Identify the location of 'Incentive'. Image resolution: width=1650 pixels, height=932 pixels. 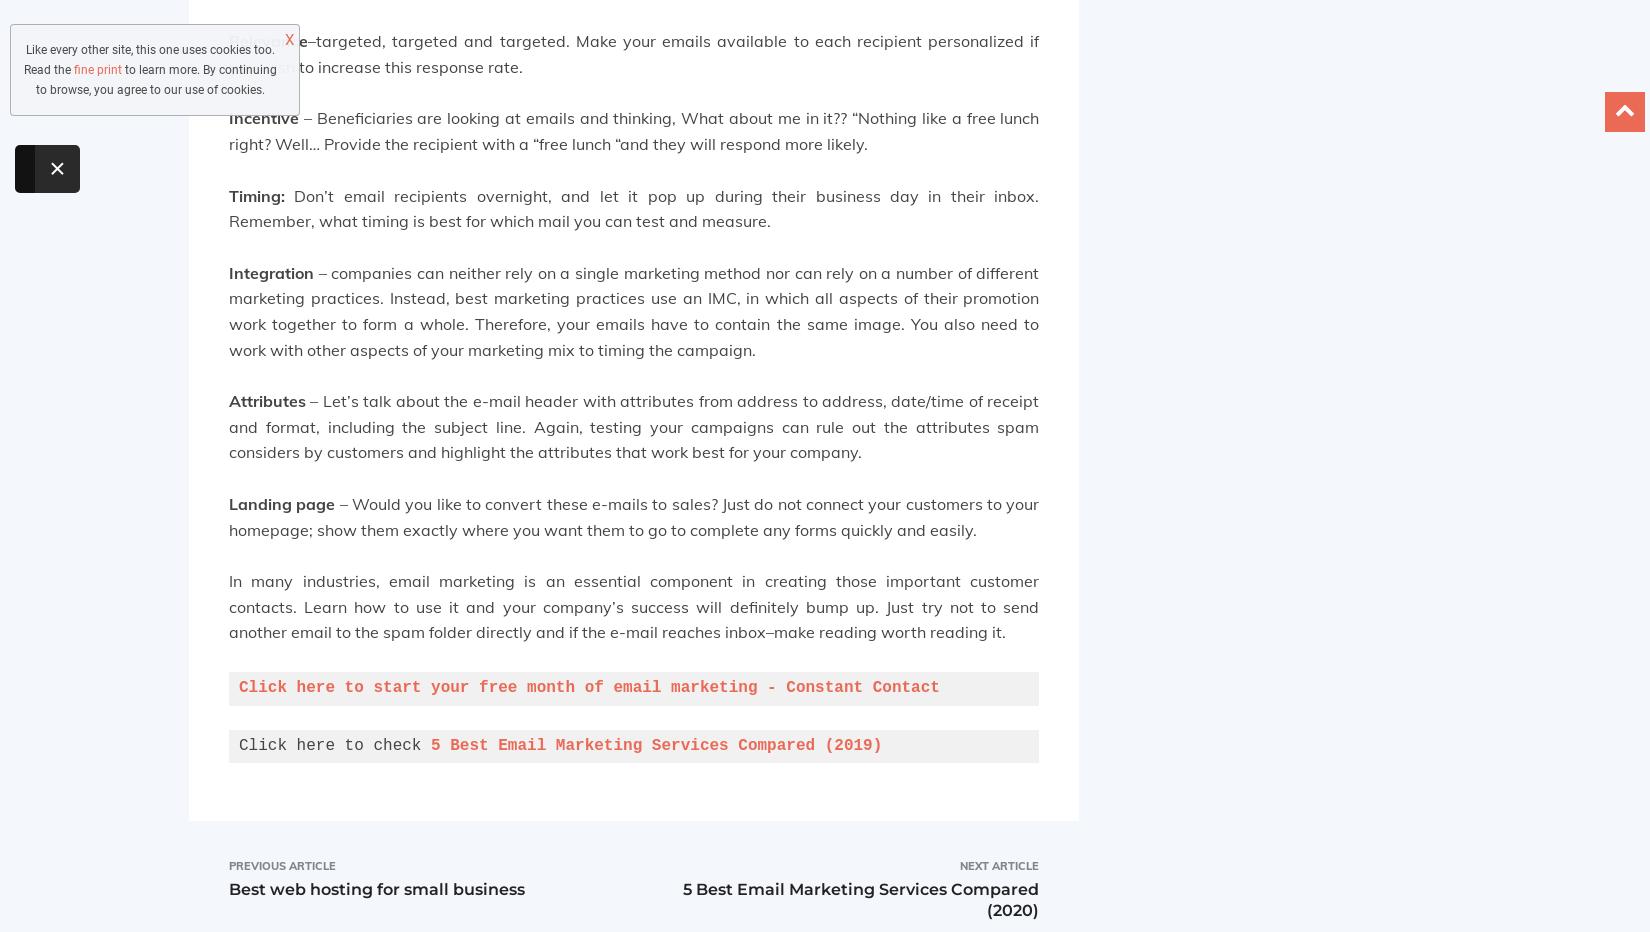
(264, 116).